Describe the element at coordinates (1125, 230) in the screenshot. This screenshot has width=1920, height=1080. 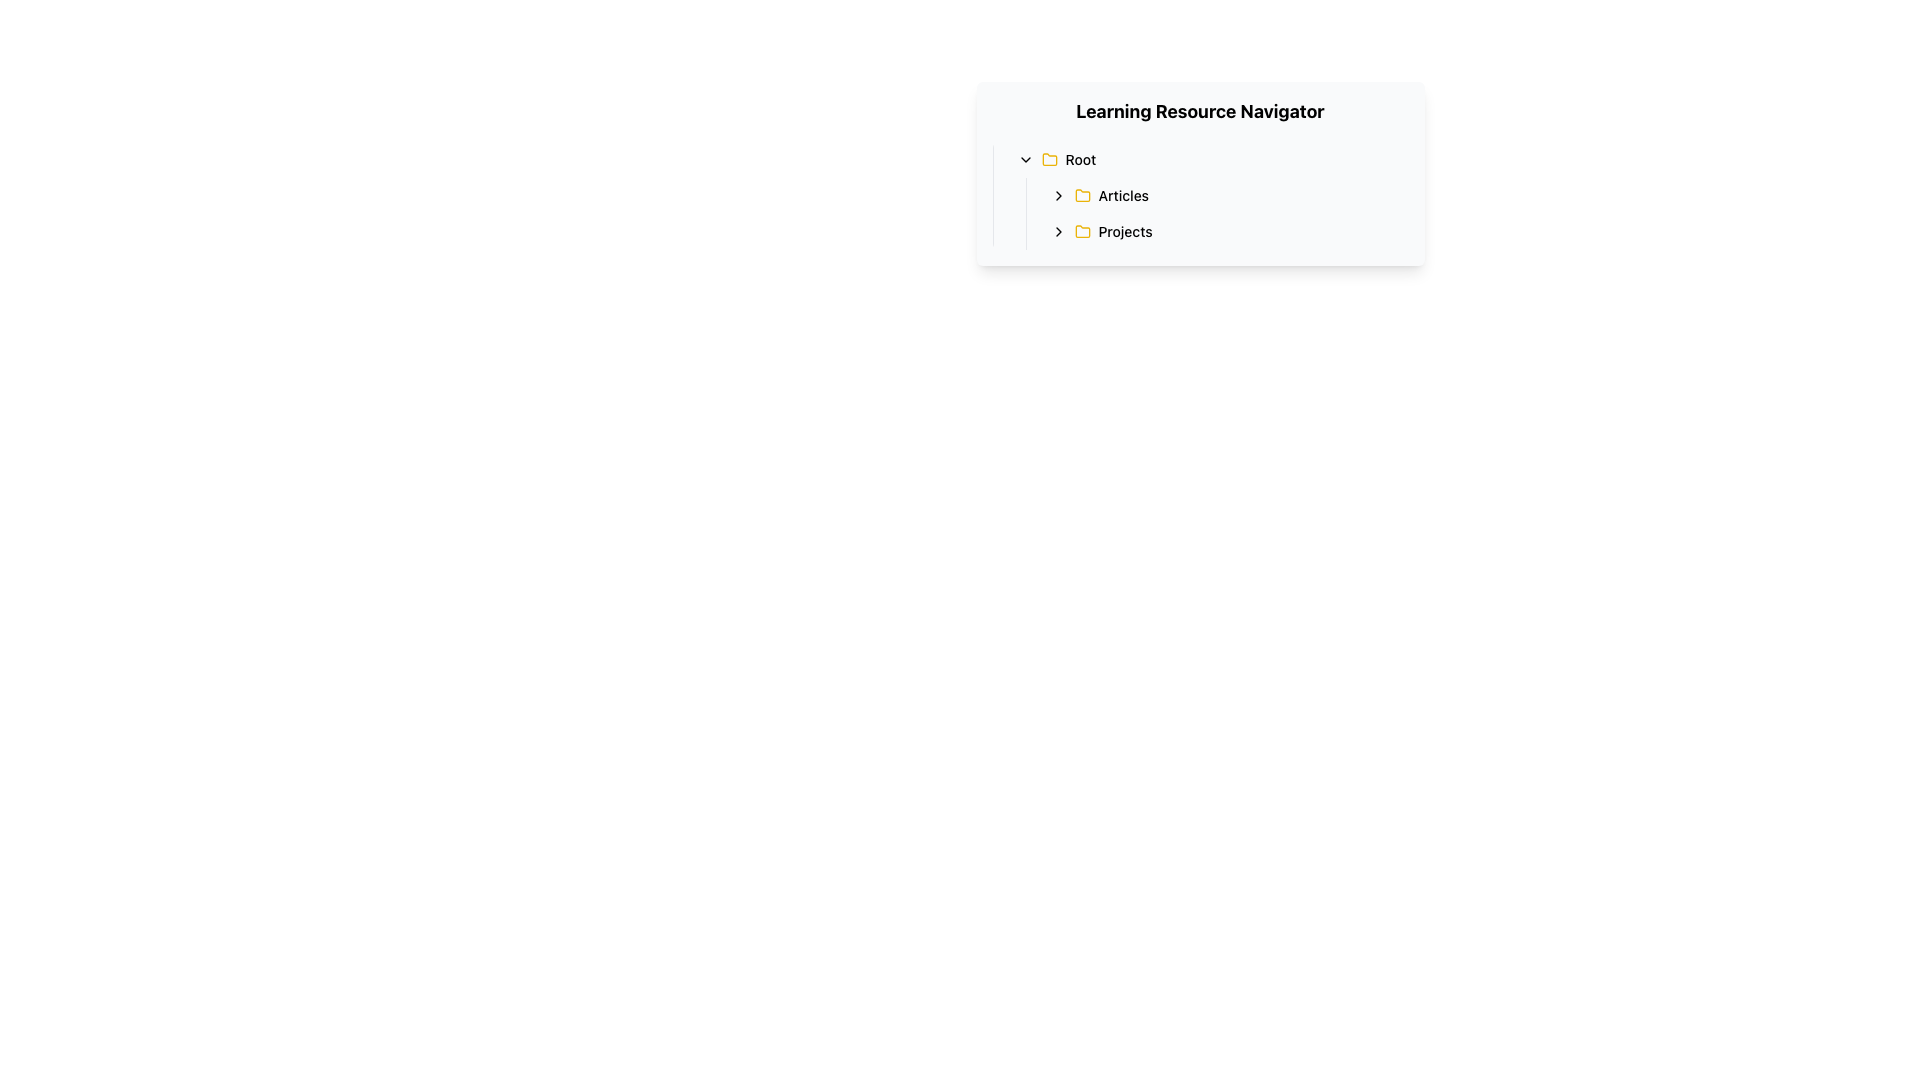
I see `the text label displaying 'Projects' which is part of a navigational list, located towards the right side of several children elements` at that location.